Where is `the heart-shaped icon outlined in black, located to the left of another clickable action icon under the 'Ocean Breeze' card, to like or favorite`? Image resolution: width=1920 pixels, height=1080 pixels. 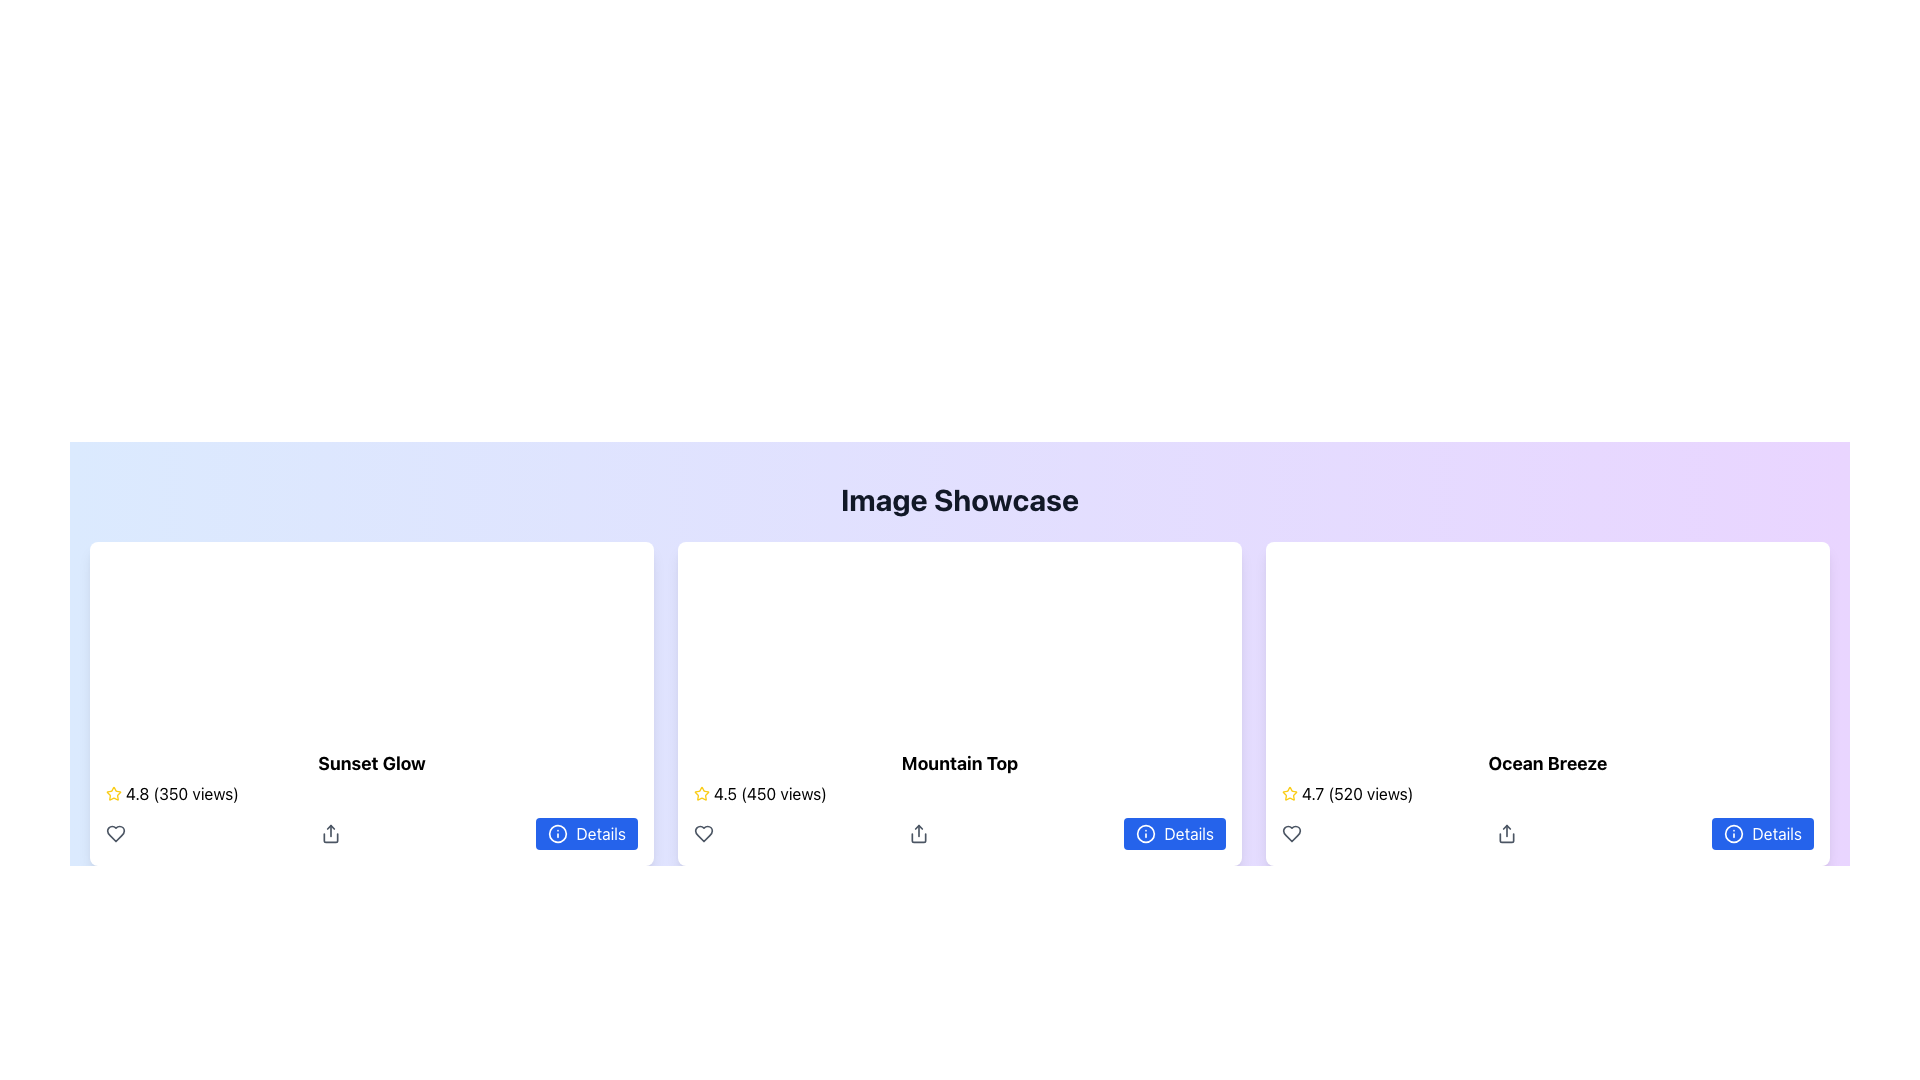 the heart-shaped icon outlined in black, located to the left of another clickable action icon under the 'Ocean Breeze' card, to like or favorite is located at coordinates (1291, 833).